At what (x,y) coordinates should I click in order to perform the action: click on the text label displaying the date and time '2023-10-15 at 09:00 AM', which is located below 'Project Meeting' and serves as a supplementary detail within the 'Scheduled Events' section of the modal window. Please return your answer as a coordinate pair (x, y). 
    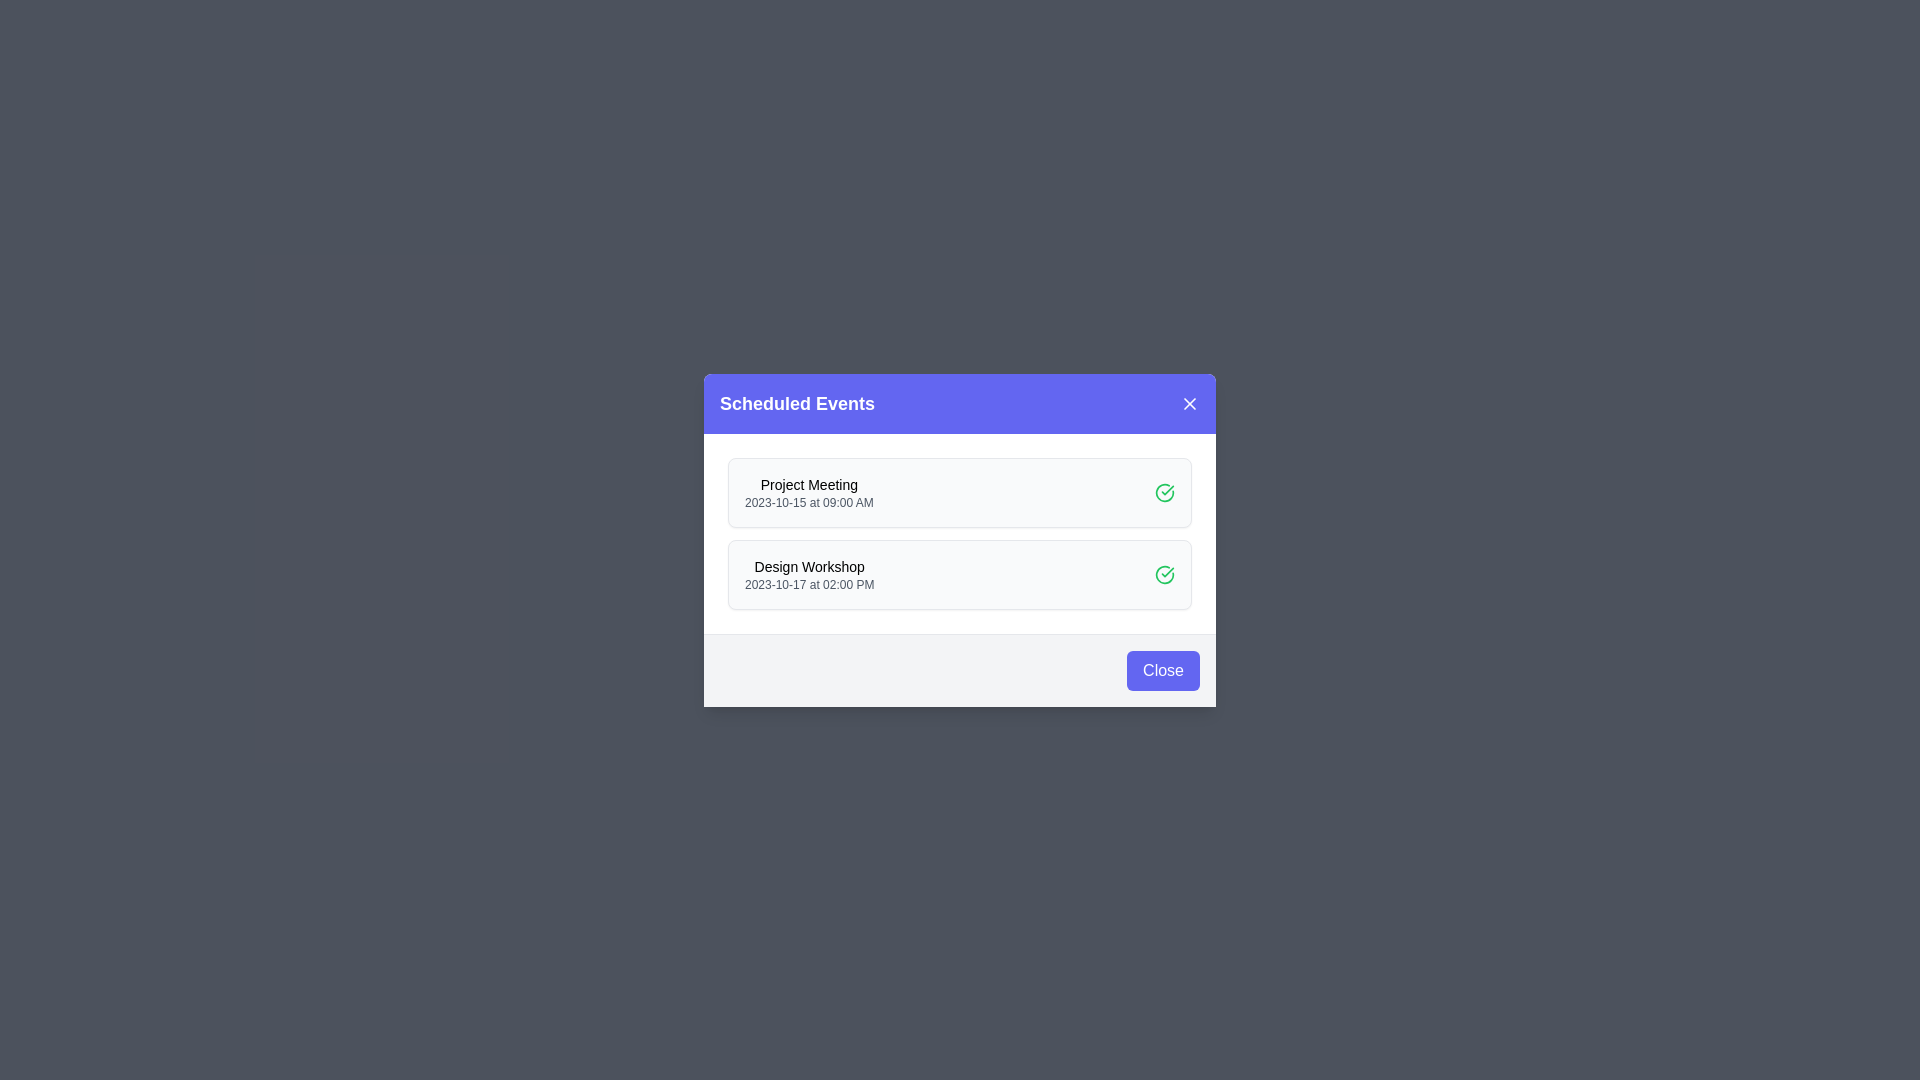
    Looking at the image, I should click on (809, 501).